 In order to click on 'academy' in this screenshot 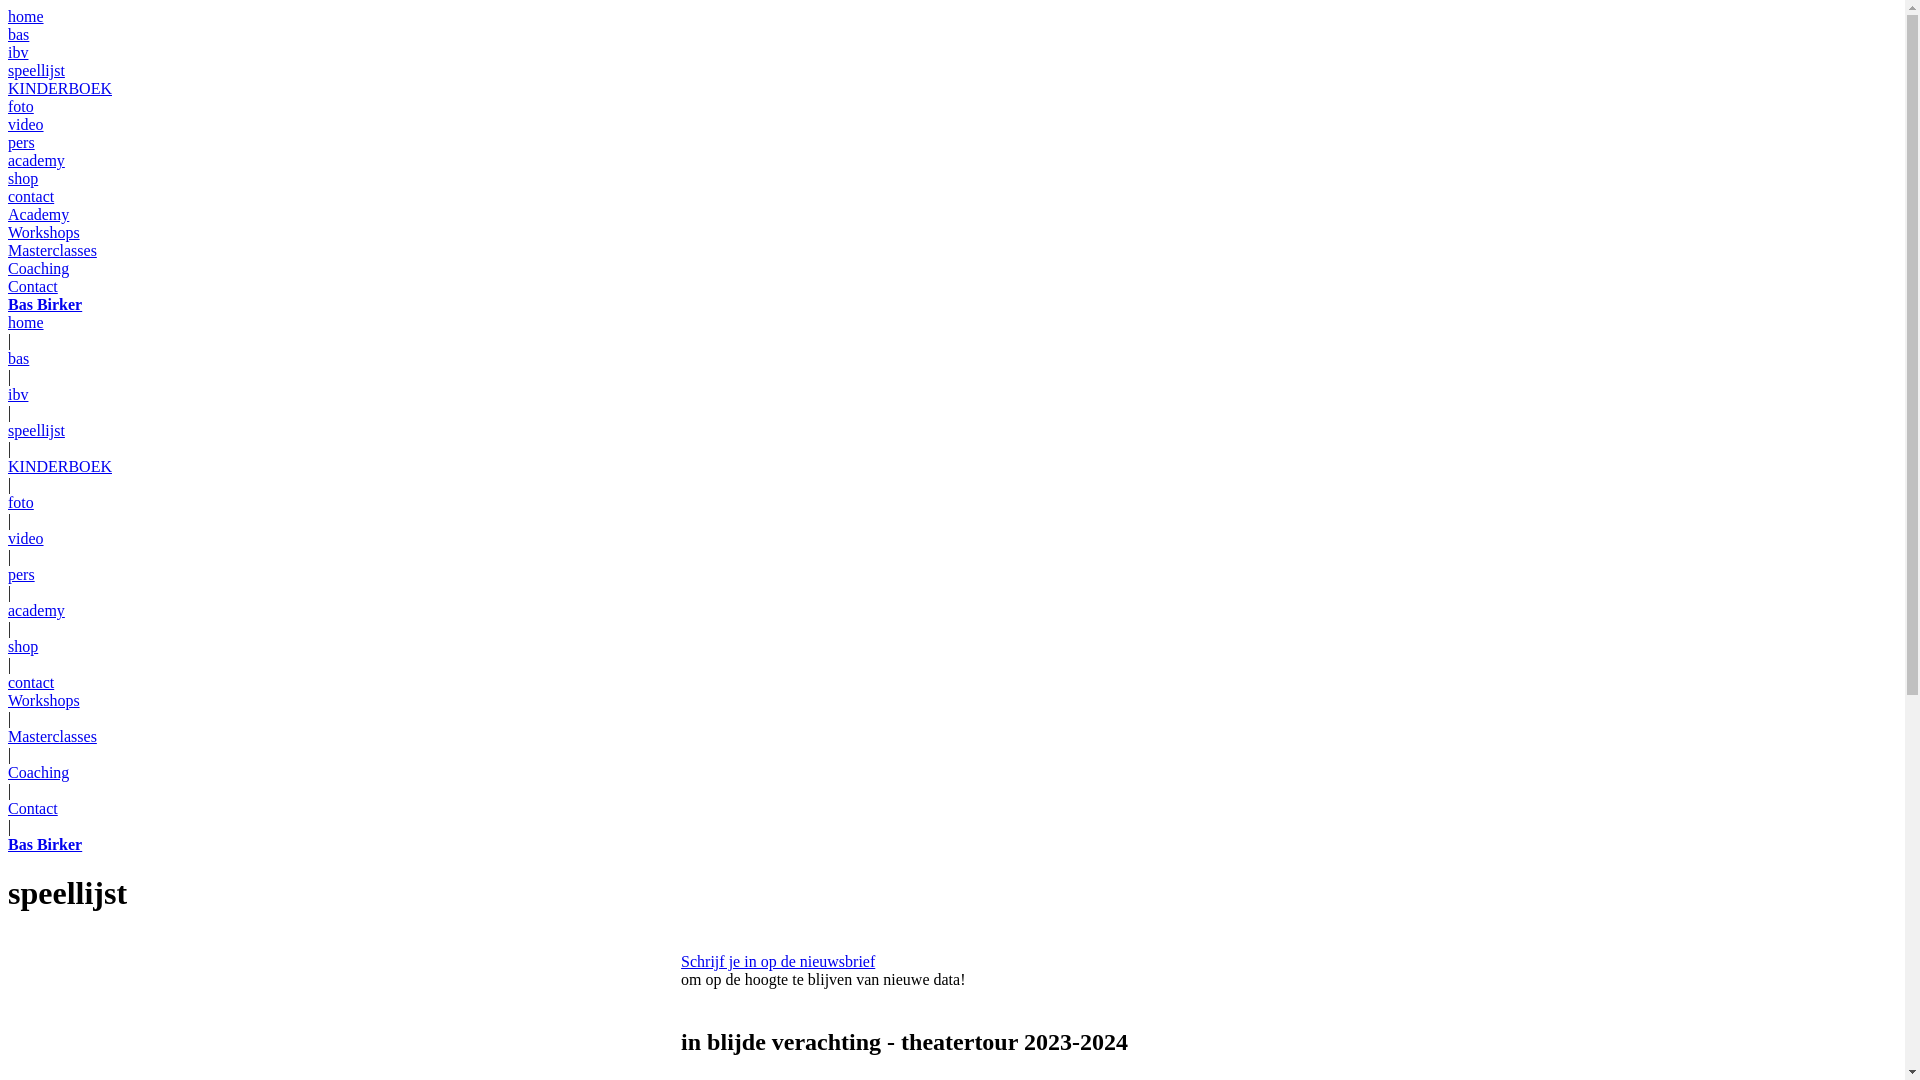, I will do `click(36, 609)`.